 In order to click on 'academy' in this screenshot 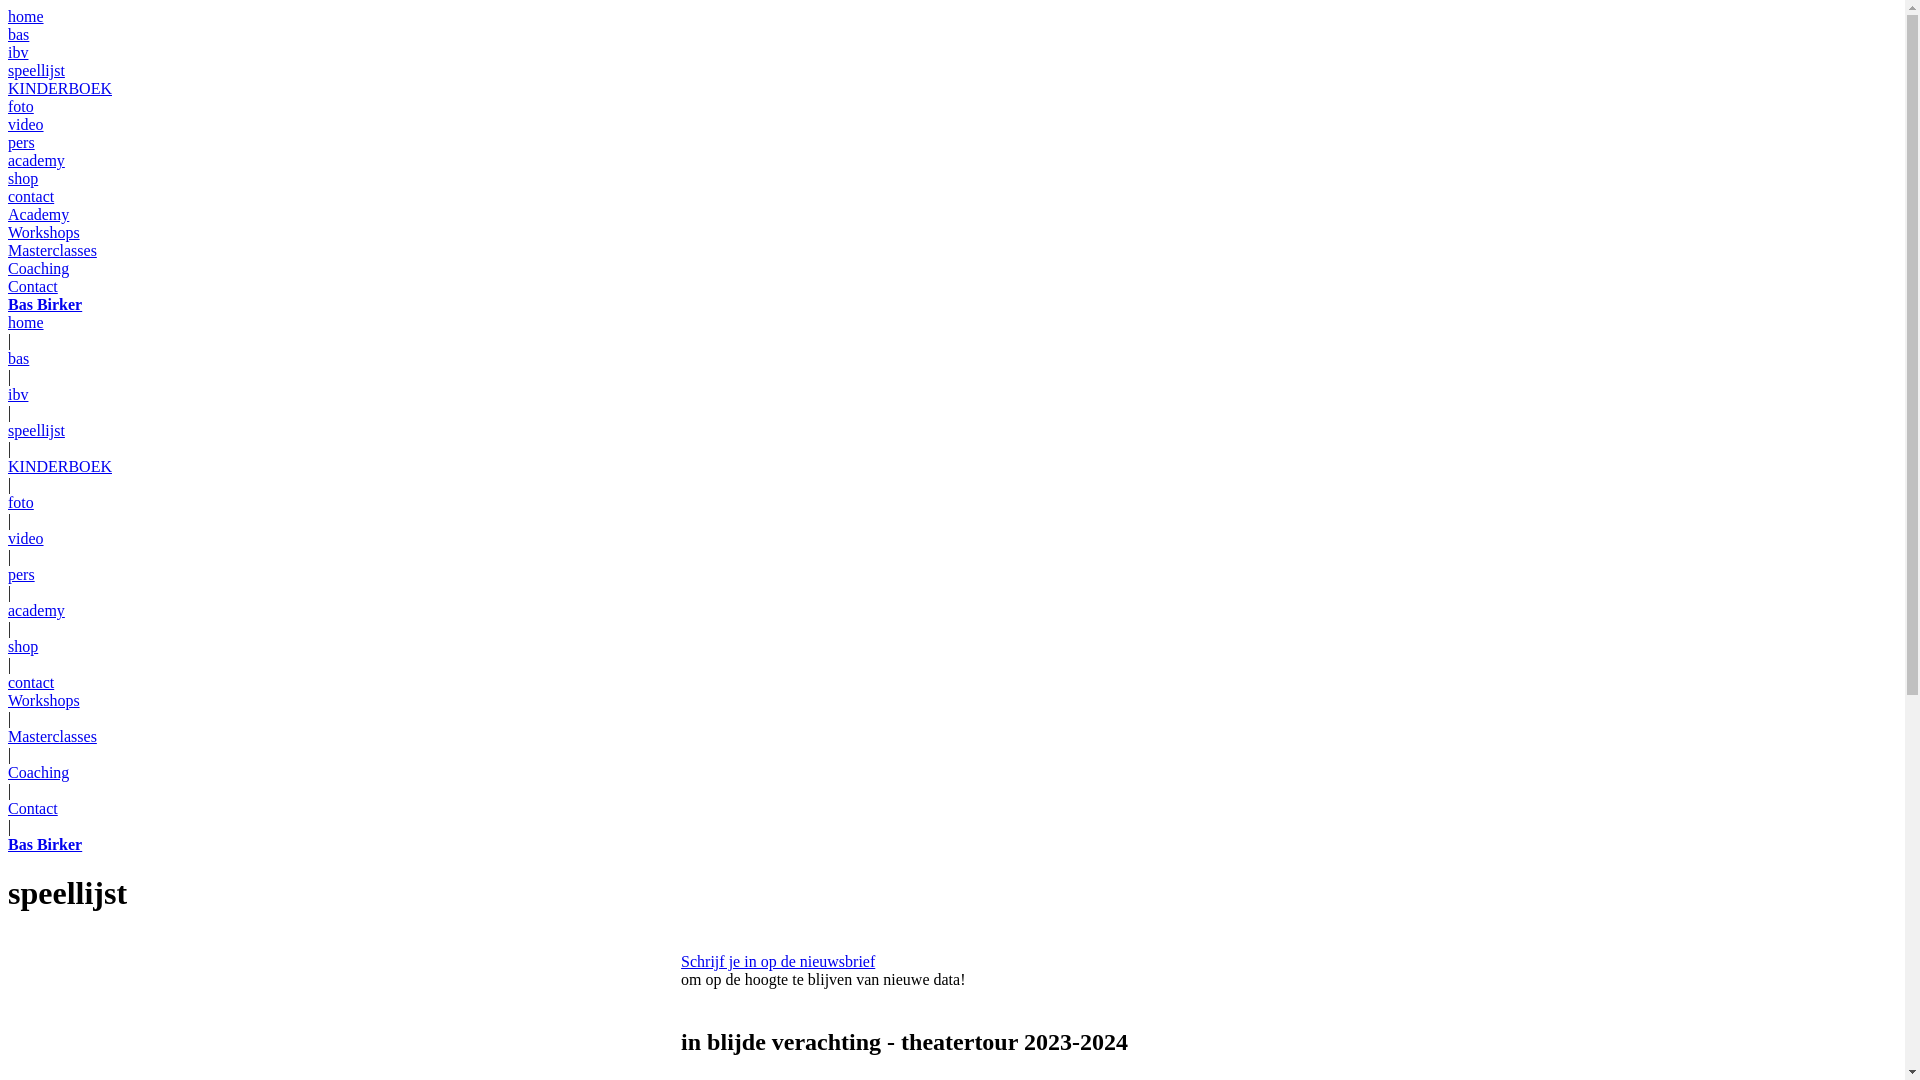, I will do `click(36, 609)`.